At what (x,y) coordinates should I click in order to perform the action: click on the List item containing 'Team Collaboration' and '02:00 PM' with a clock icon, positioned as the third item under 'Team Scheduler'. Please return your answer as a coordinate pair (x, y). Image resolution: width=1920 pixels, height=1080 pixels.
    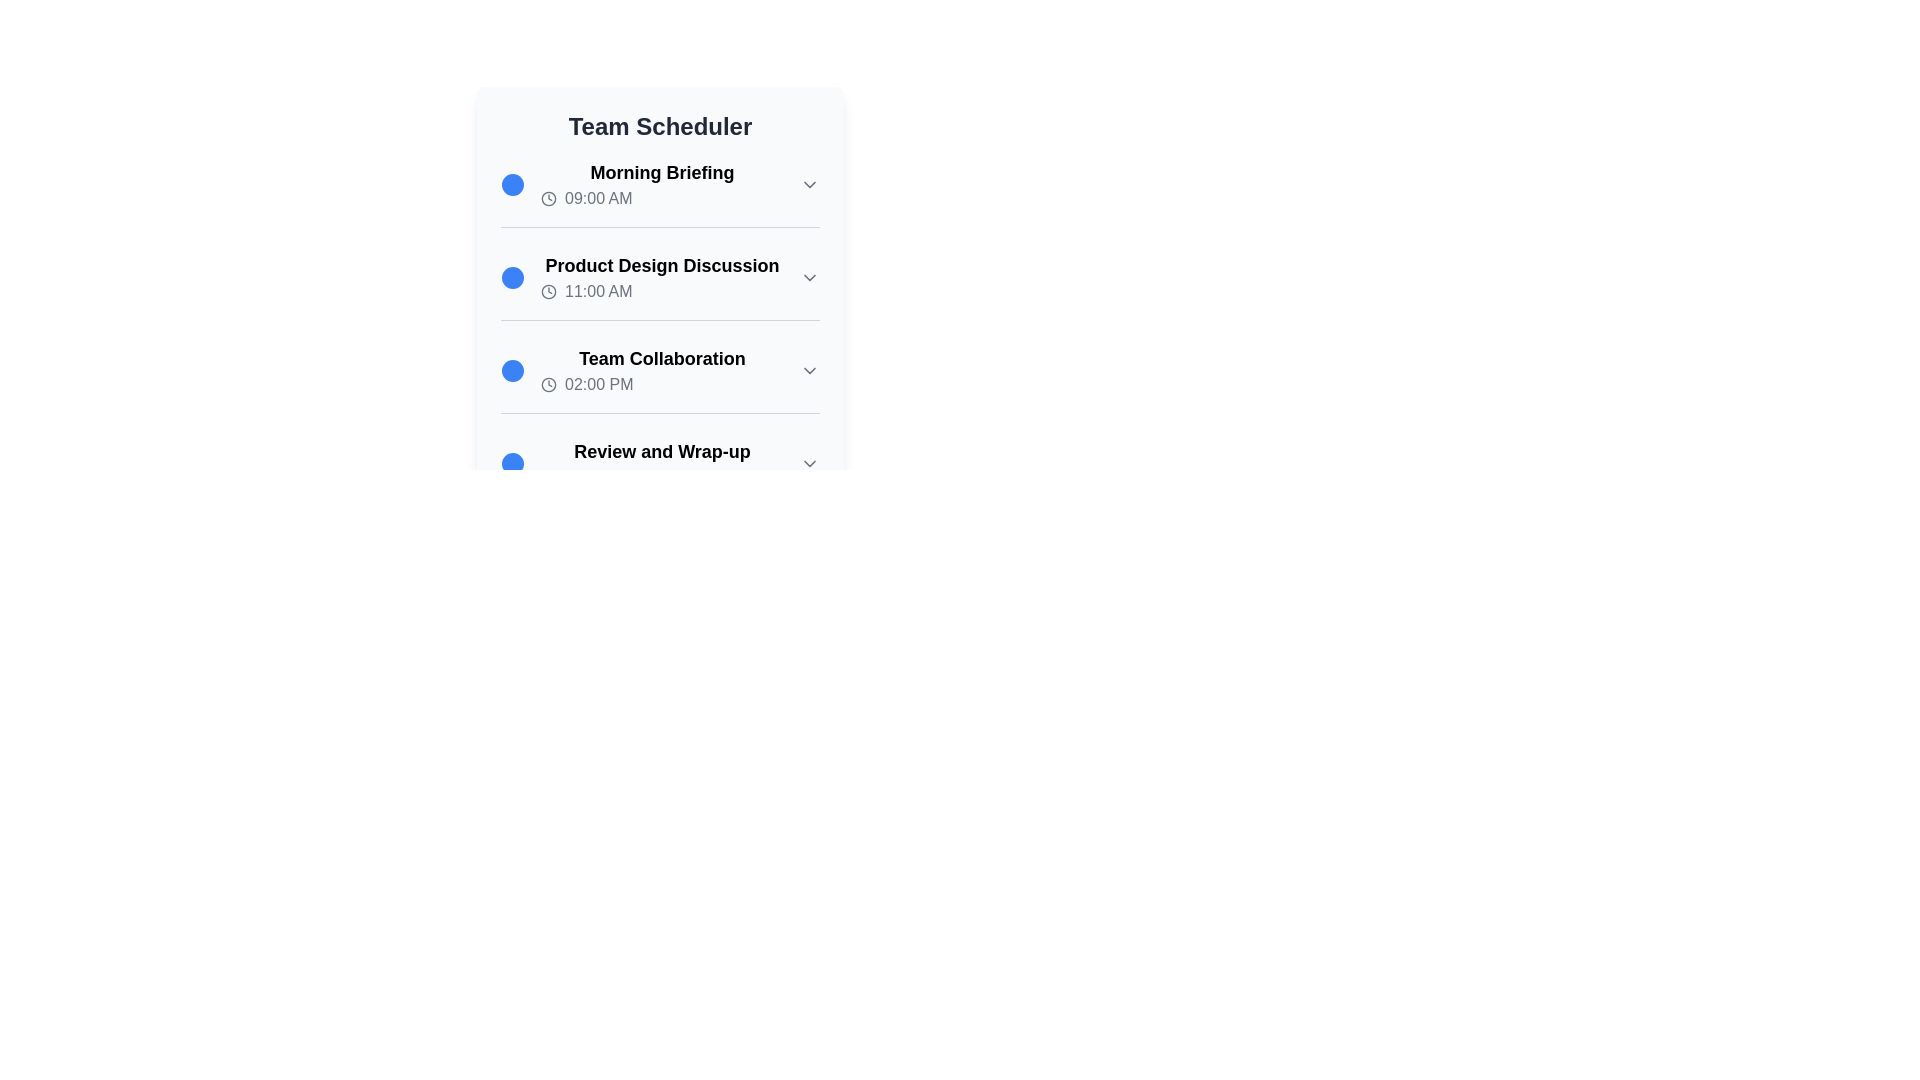
    Looking at the image, I should click on (662, 370).